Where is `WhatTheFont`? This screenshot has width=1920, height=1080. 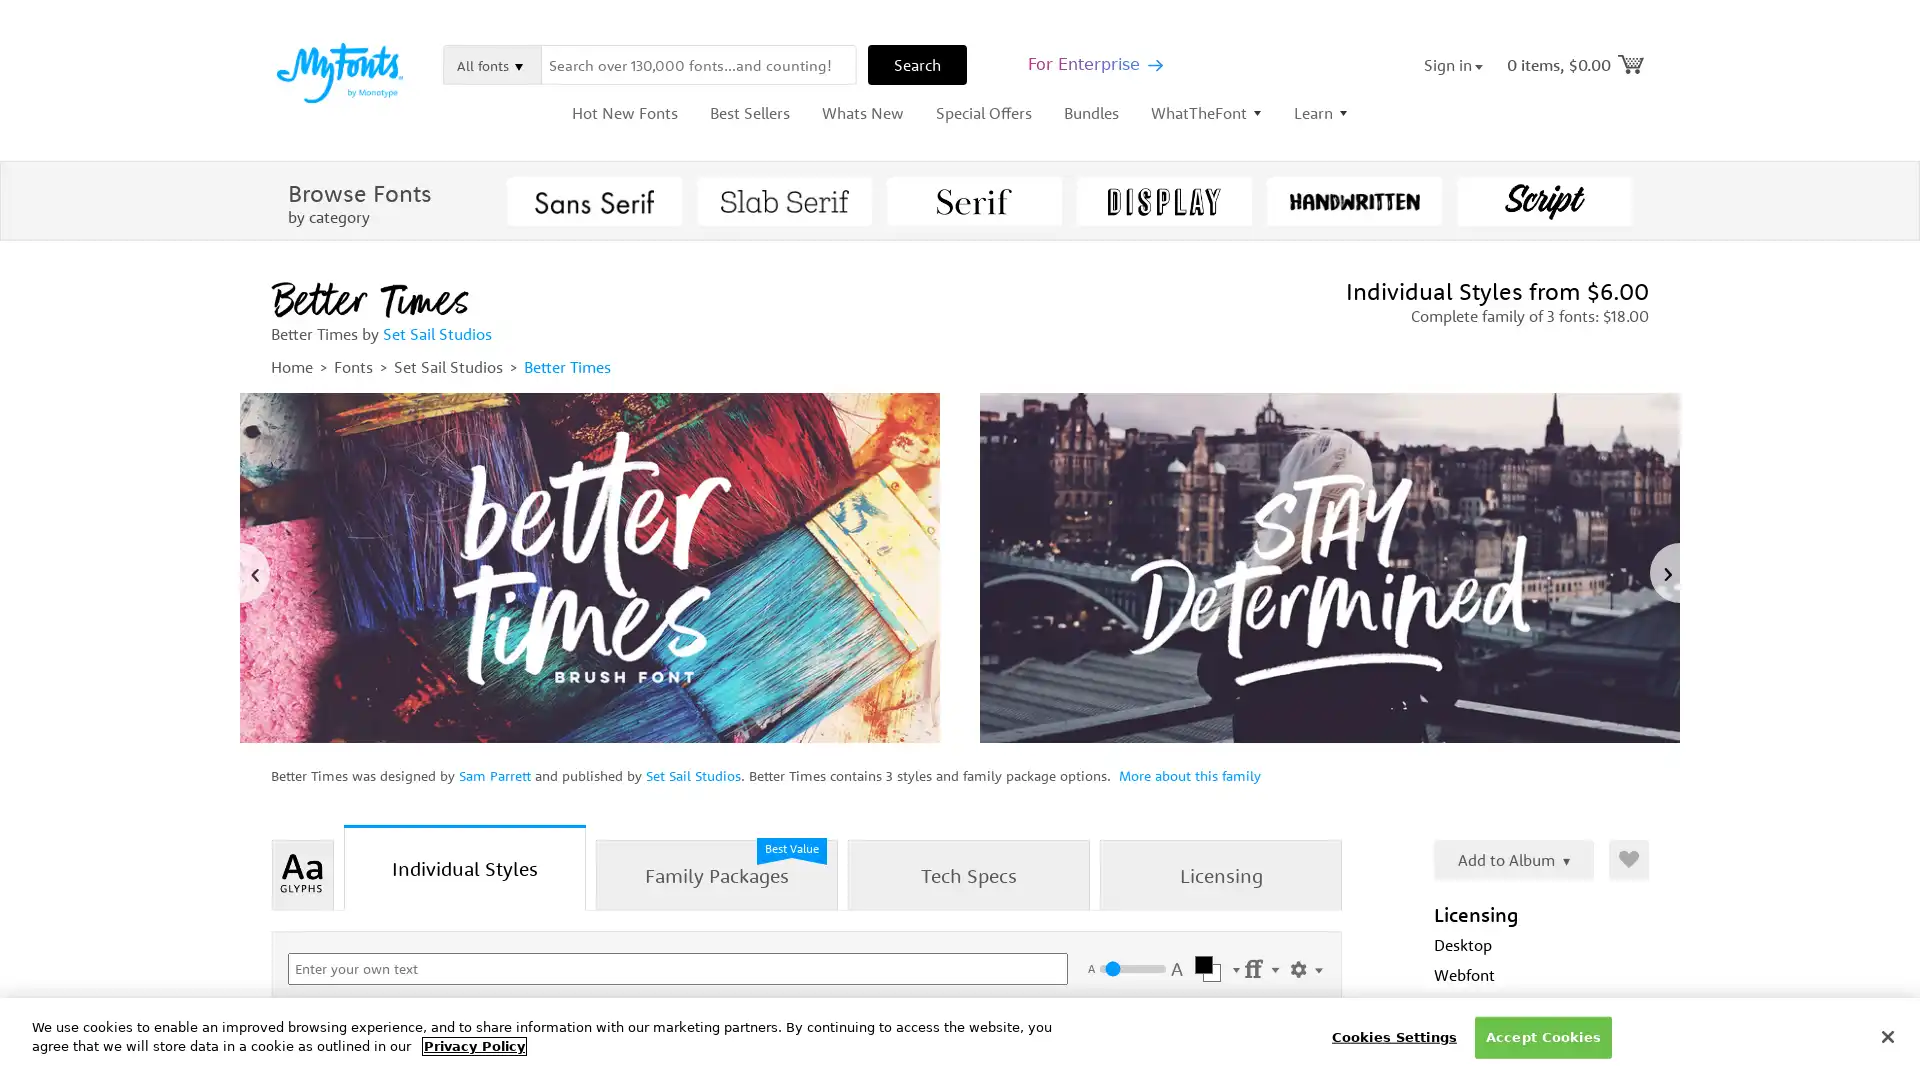
WhatTheFont is located at coordinates (1205, 112).